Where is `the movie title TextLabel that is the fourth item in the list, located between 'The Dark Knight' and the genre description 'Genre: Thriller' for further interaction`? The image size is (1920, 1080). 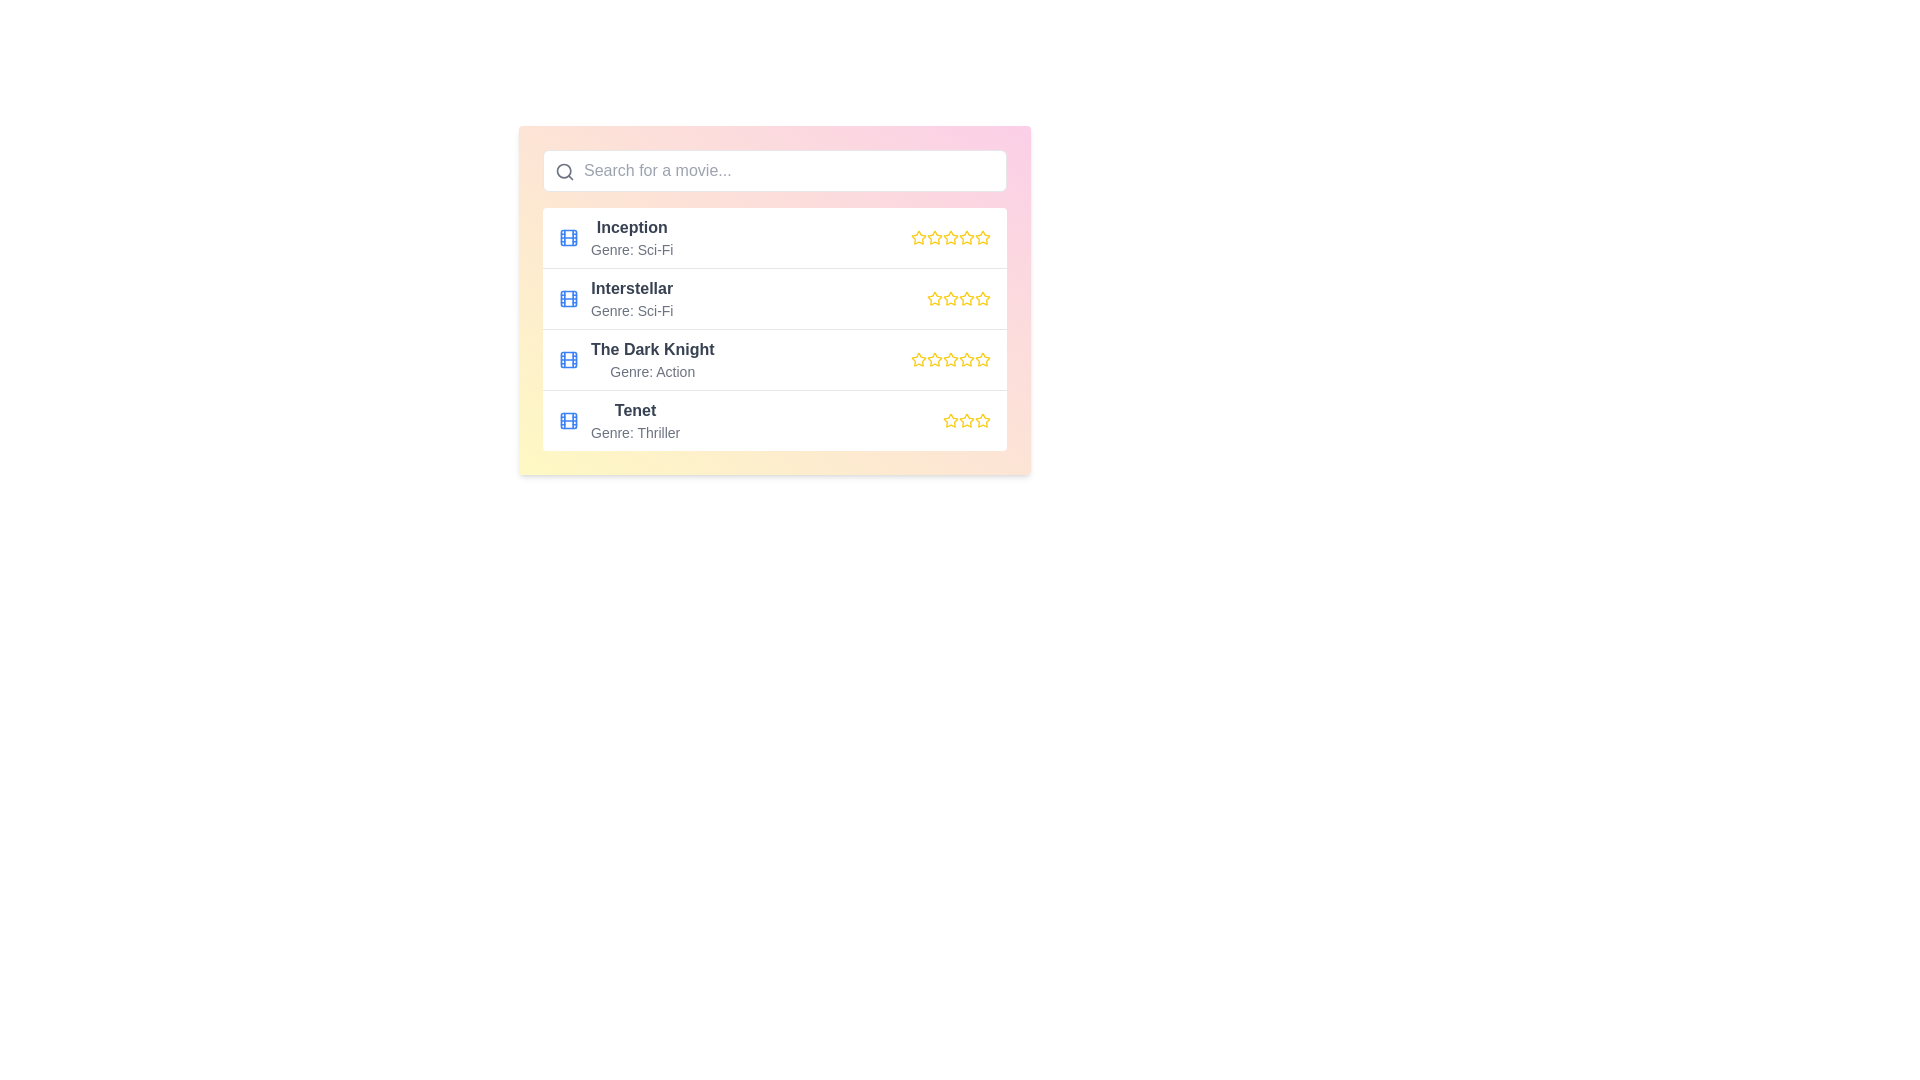
the movie title TextLabel that is the fourth item in the list, located between 'The Dark Knight' and the genre description 'Genre: Thriller' for further interaction is located at coordinates (634, 410).